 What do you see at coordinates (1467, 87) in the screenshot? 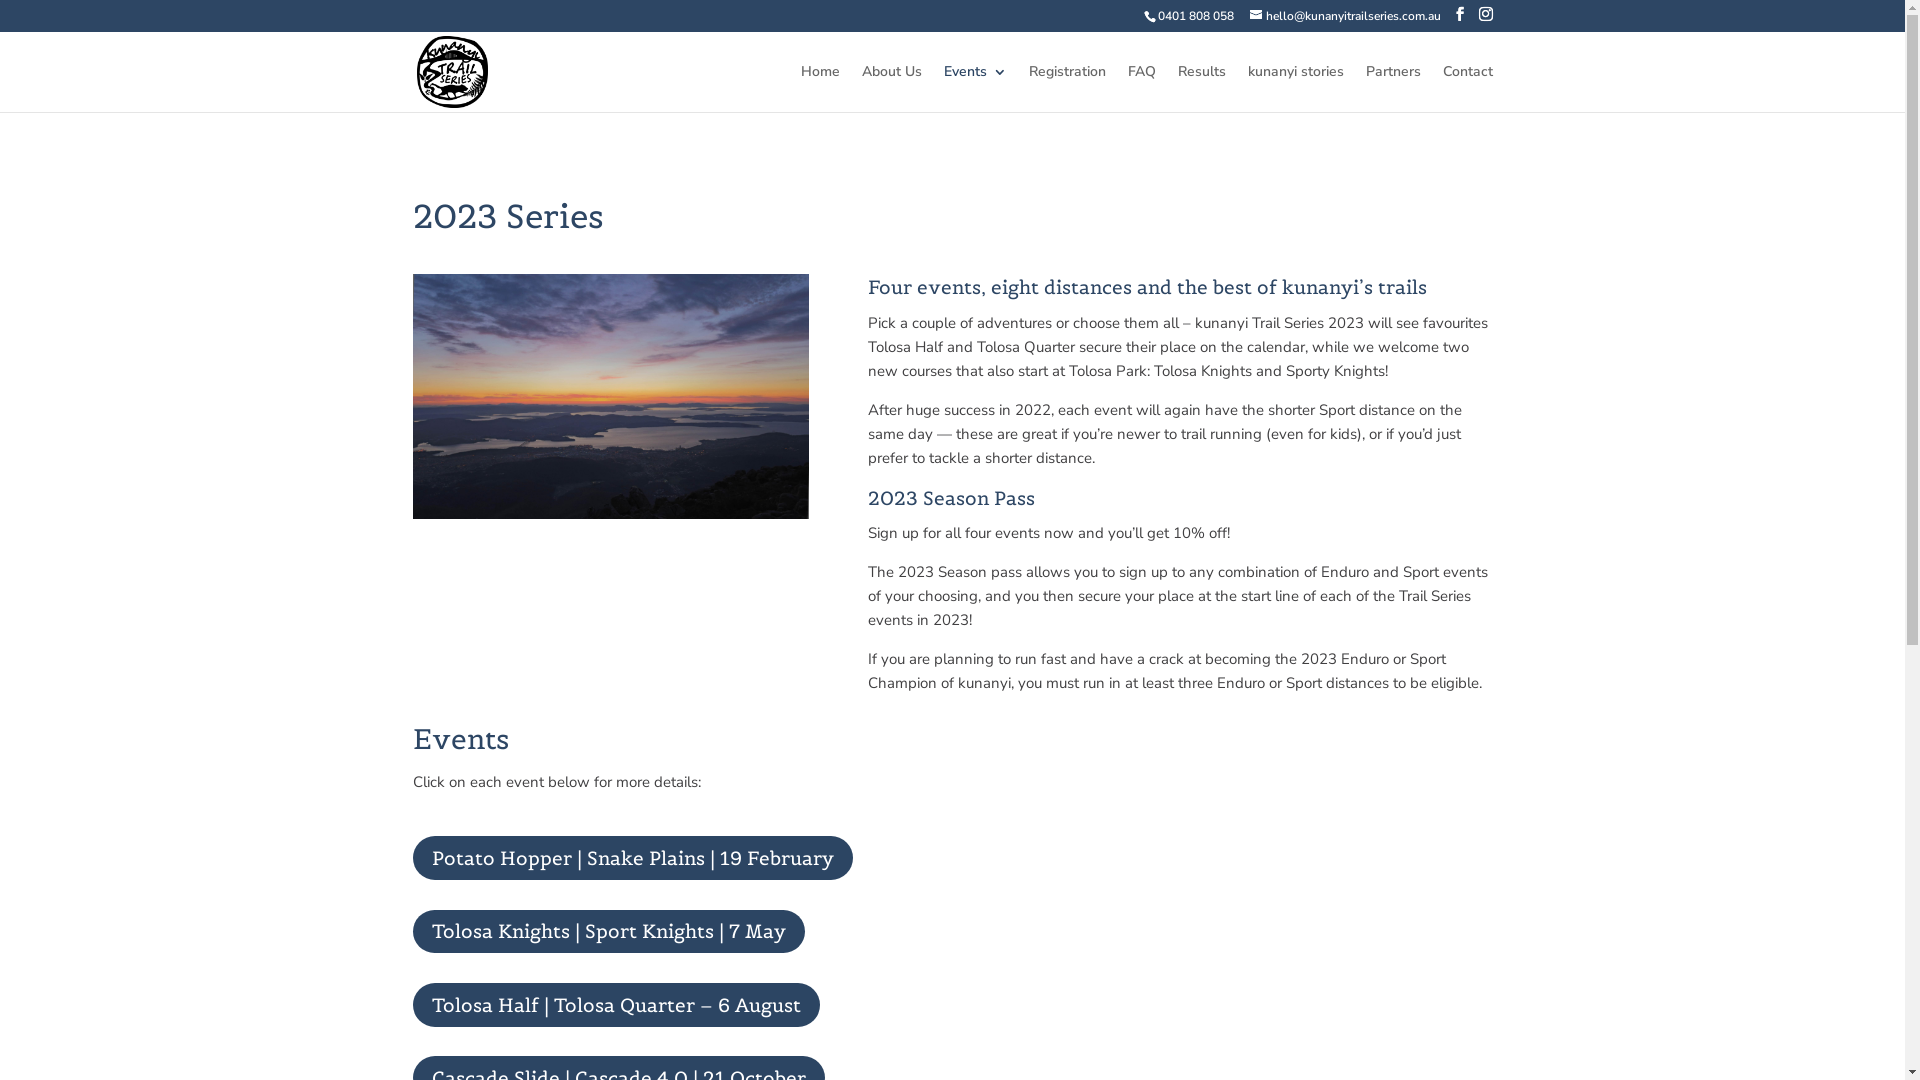
I see `'Contact'` at bounding box center [1467, 87].